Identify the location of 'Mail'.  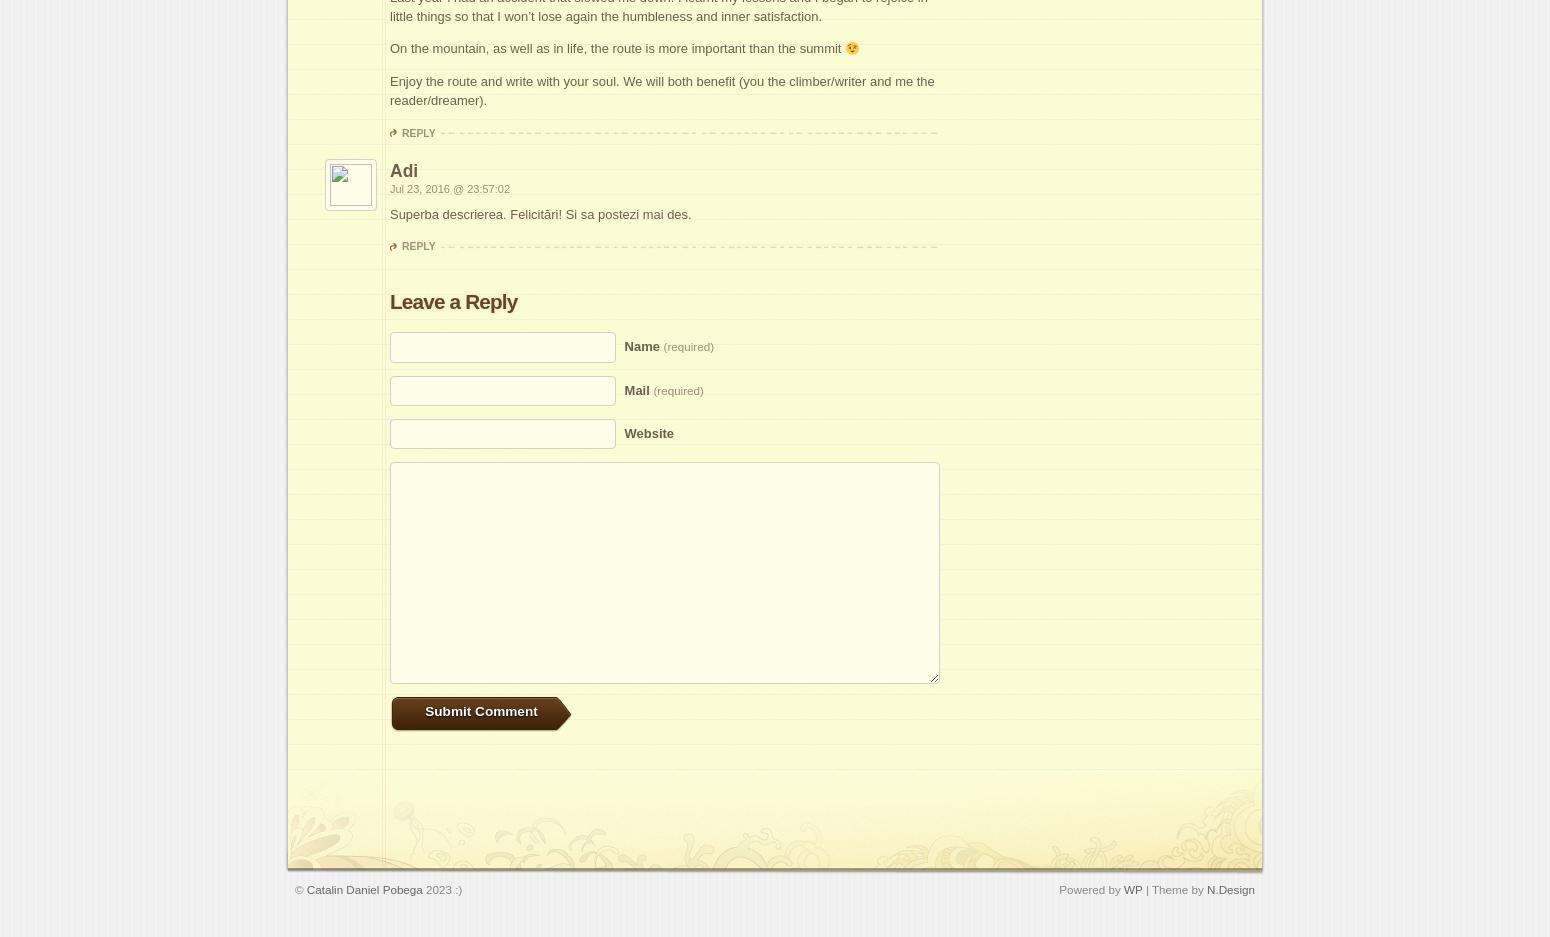
(637, 388).